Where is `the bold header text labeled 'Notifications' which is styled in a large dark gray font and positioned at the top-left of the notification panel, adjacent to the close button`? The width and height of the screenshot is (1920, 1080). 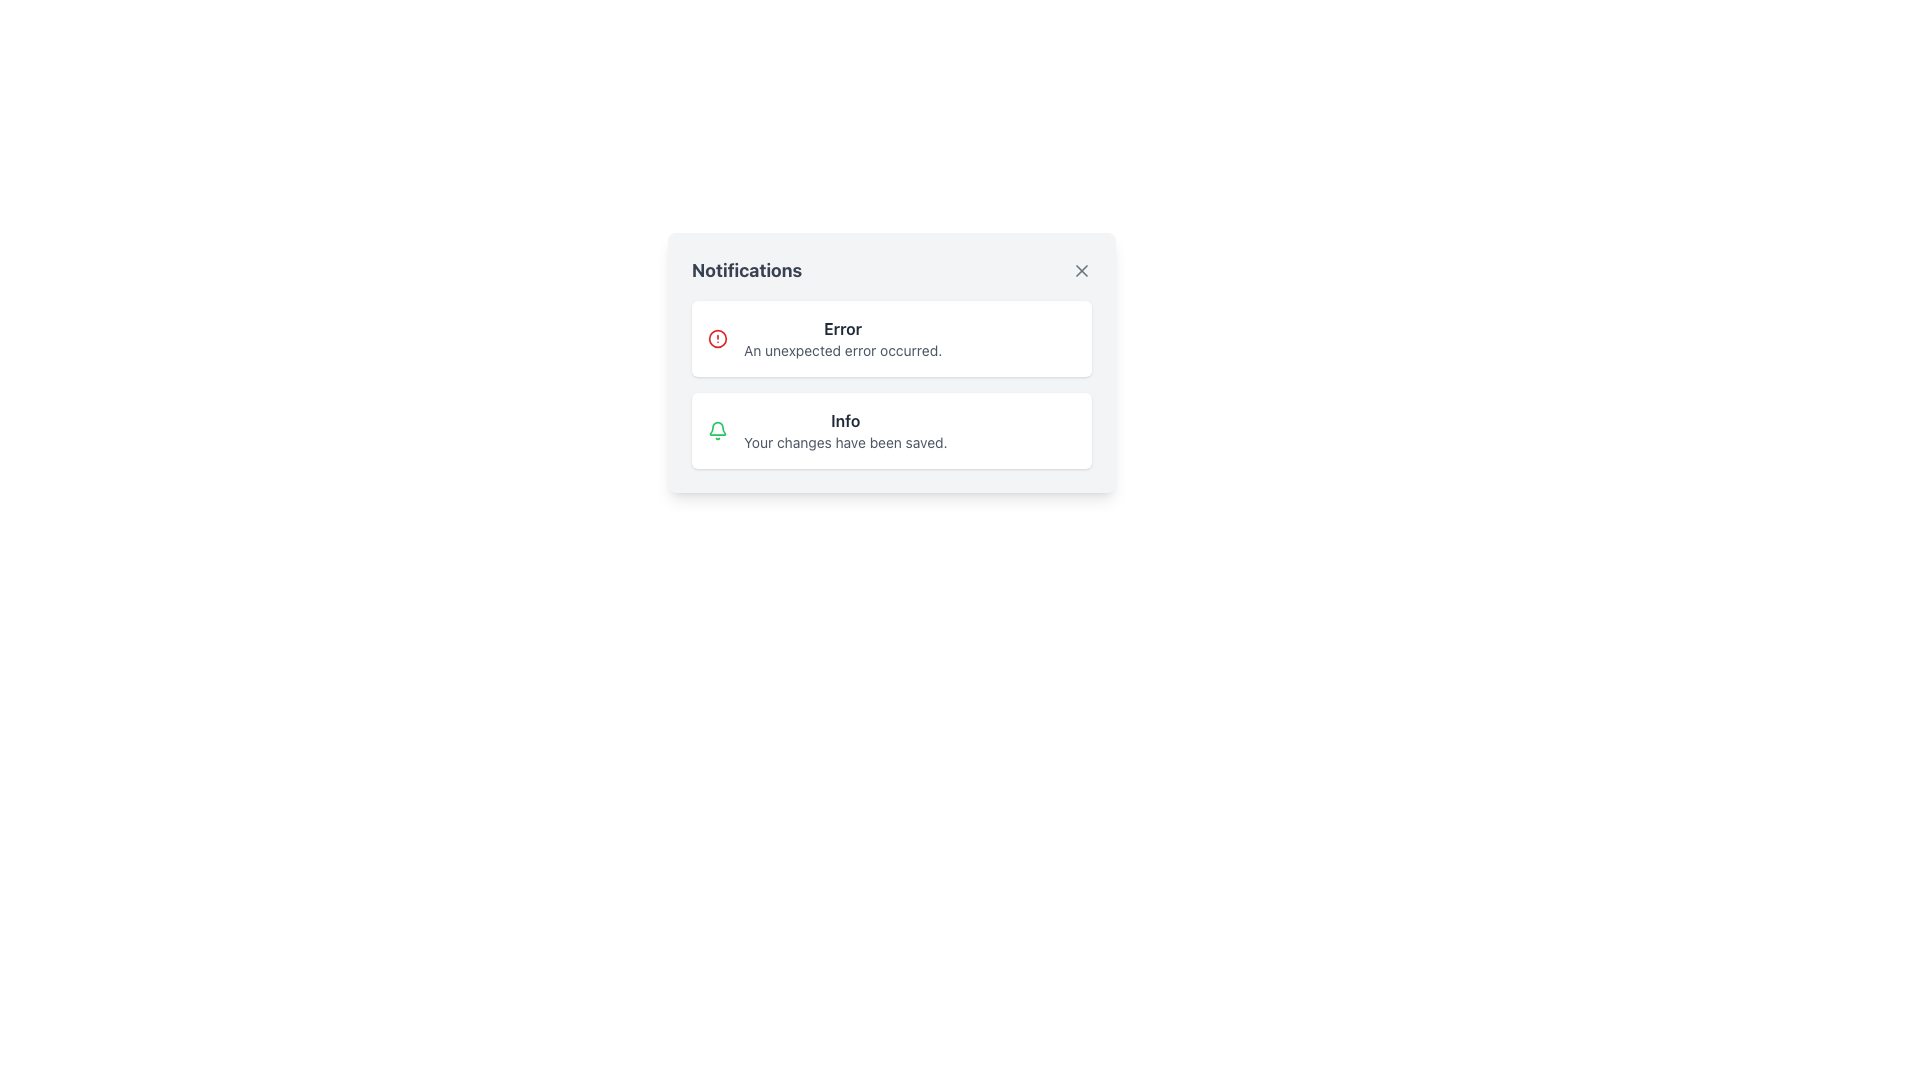
the bold header text labeled 'Notifications' which is styled in a large dark gray font and positioned at the top-left of the notification panel, adjacent to the close button is located at coordinates (746, 270).